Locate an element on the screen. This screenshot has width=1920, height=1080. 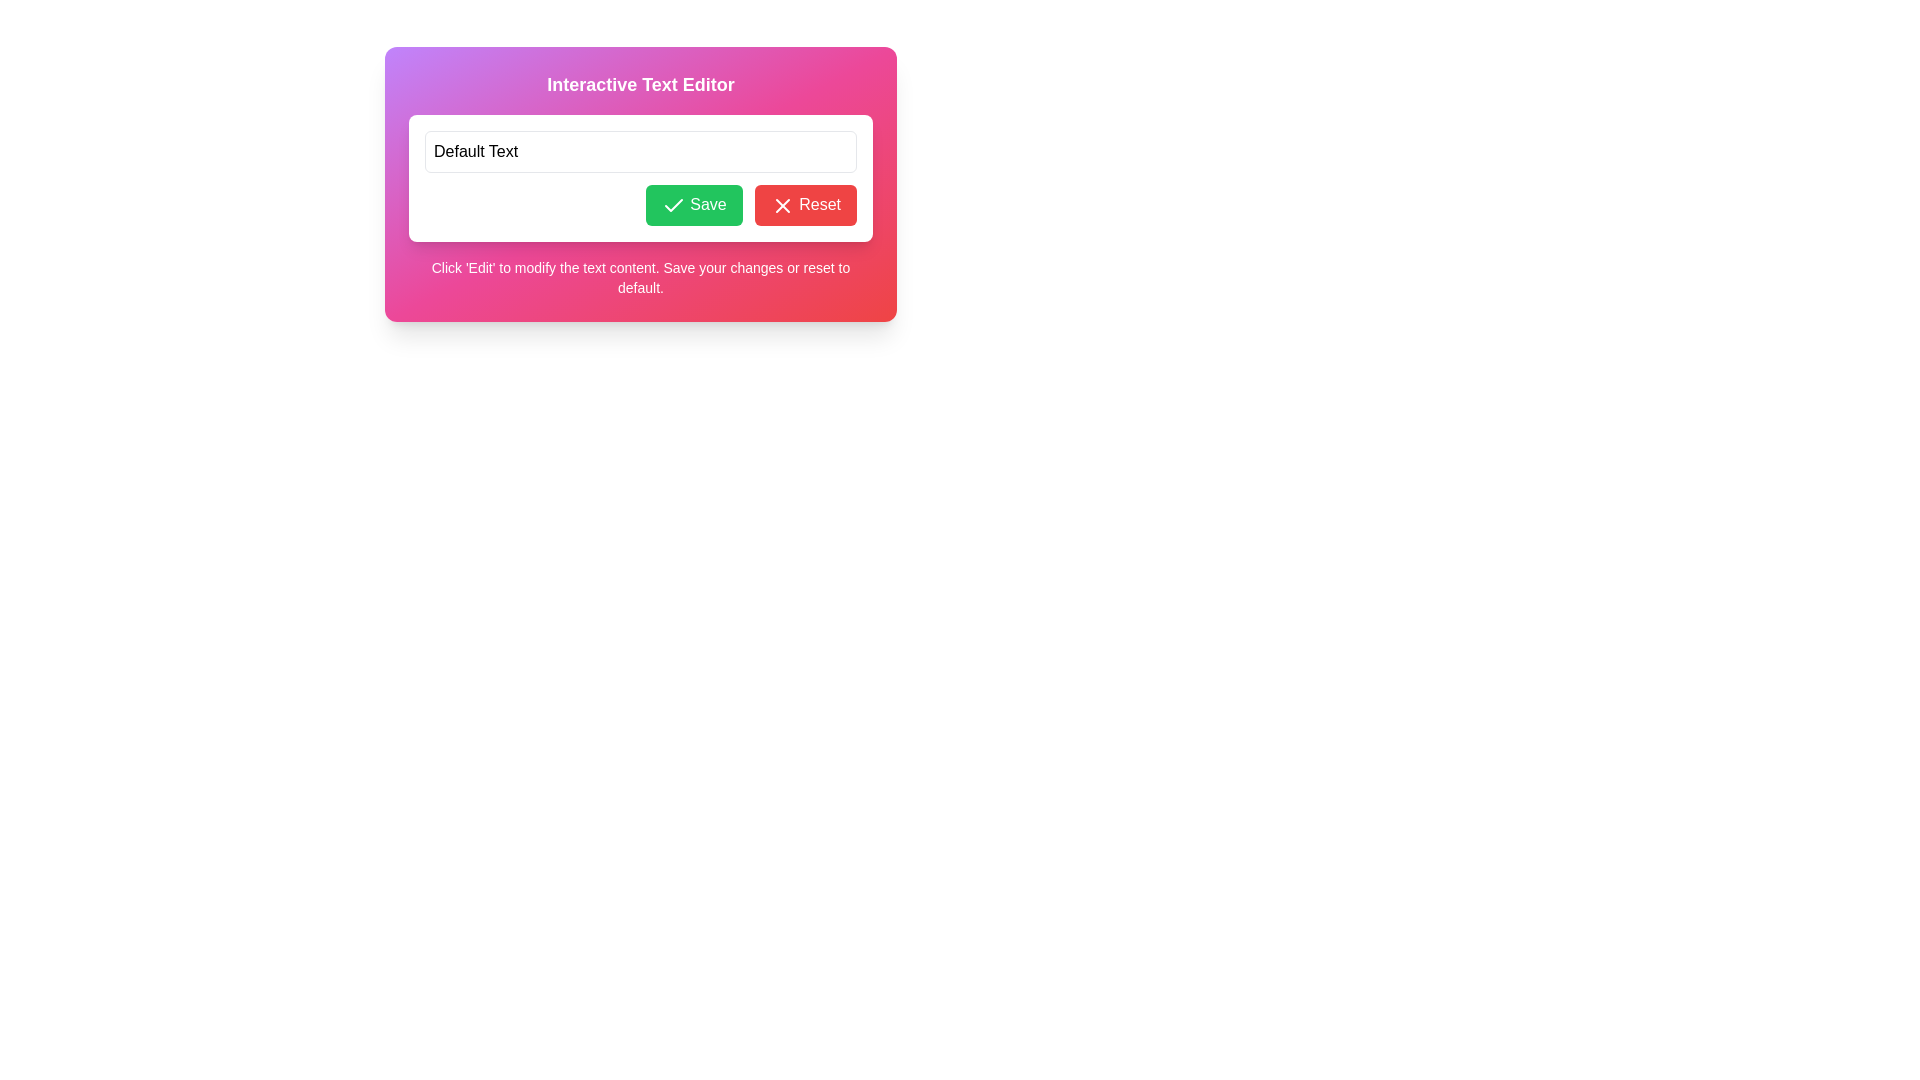
the static text display at the bottom of the 'Interactive Text Editor' card, which instructs the user to click 'Edit' to modify the text content is located at coordinates (641, 277).